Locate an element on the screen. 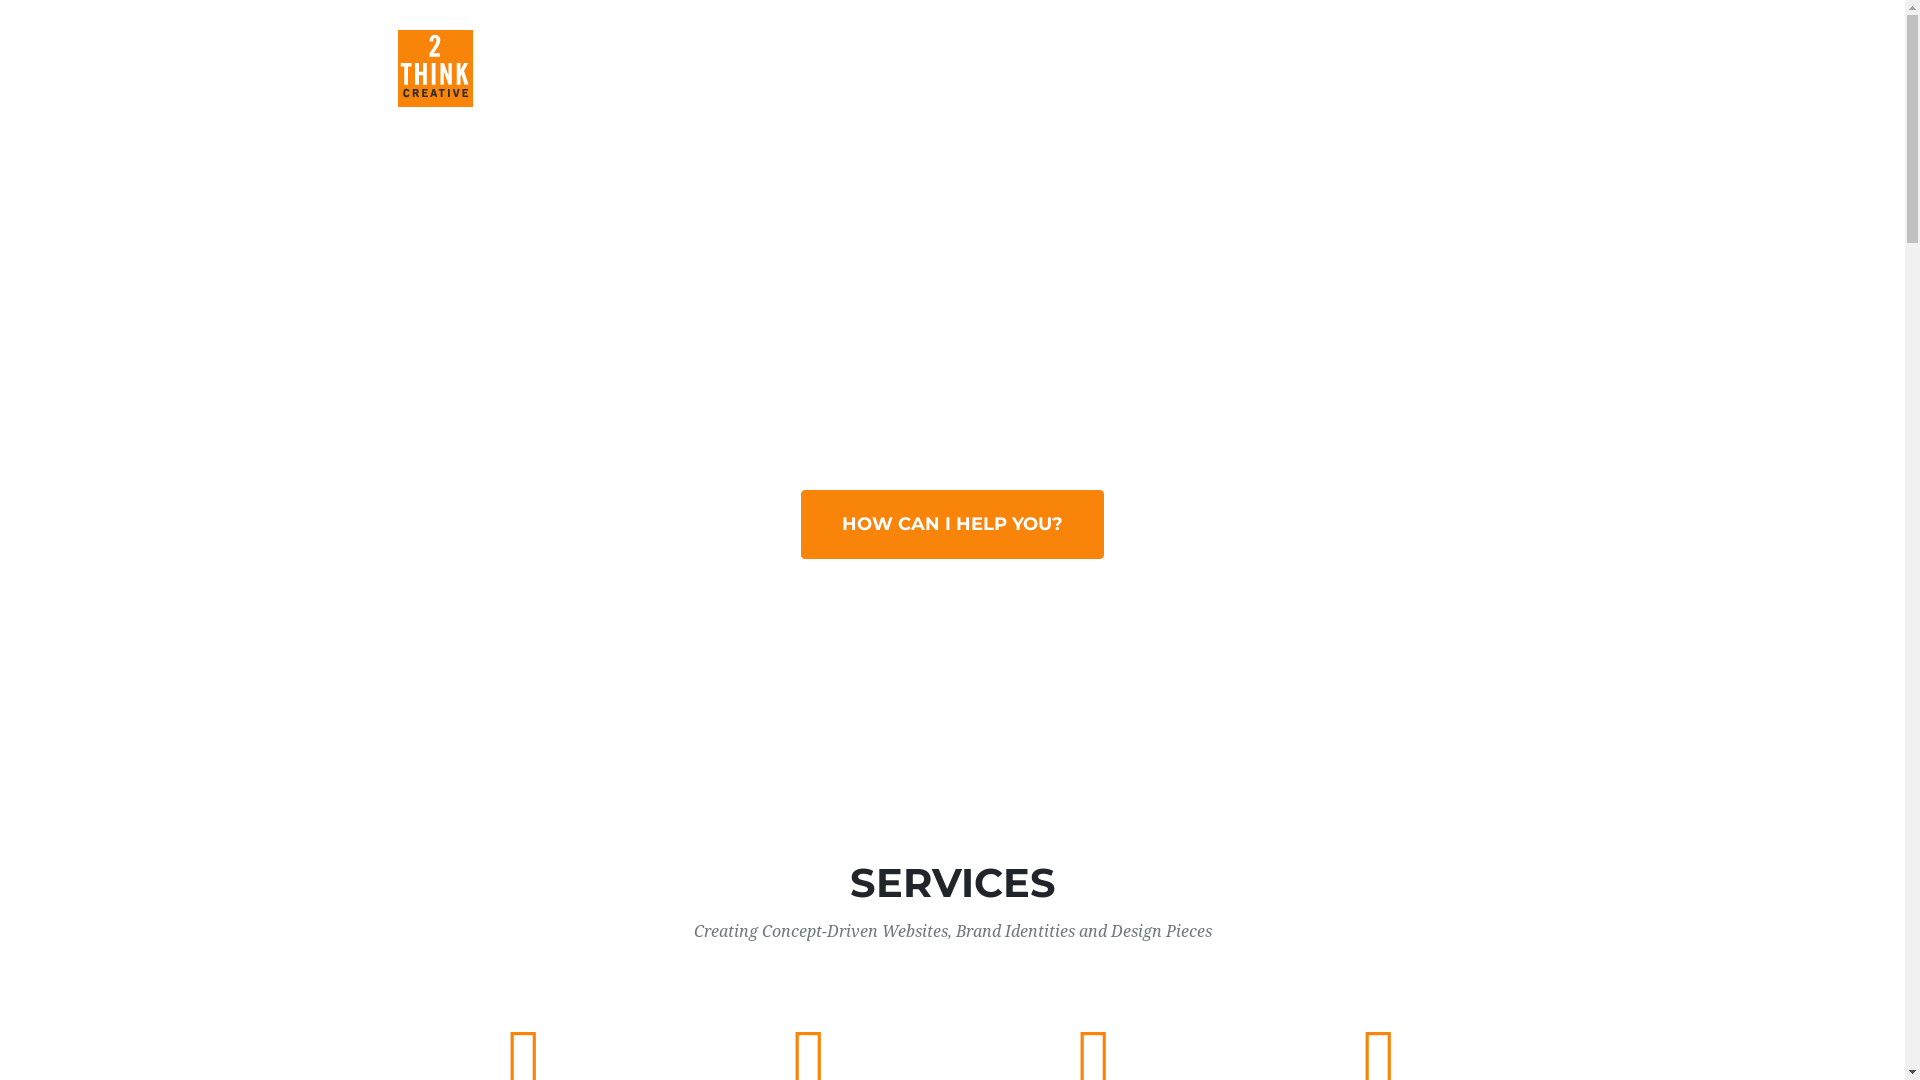 The width and height of the screenshot is (1920, 1080). 'CLIENTS' is located at coordinates (1354, 67).